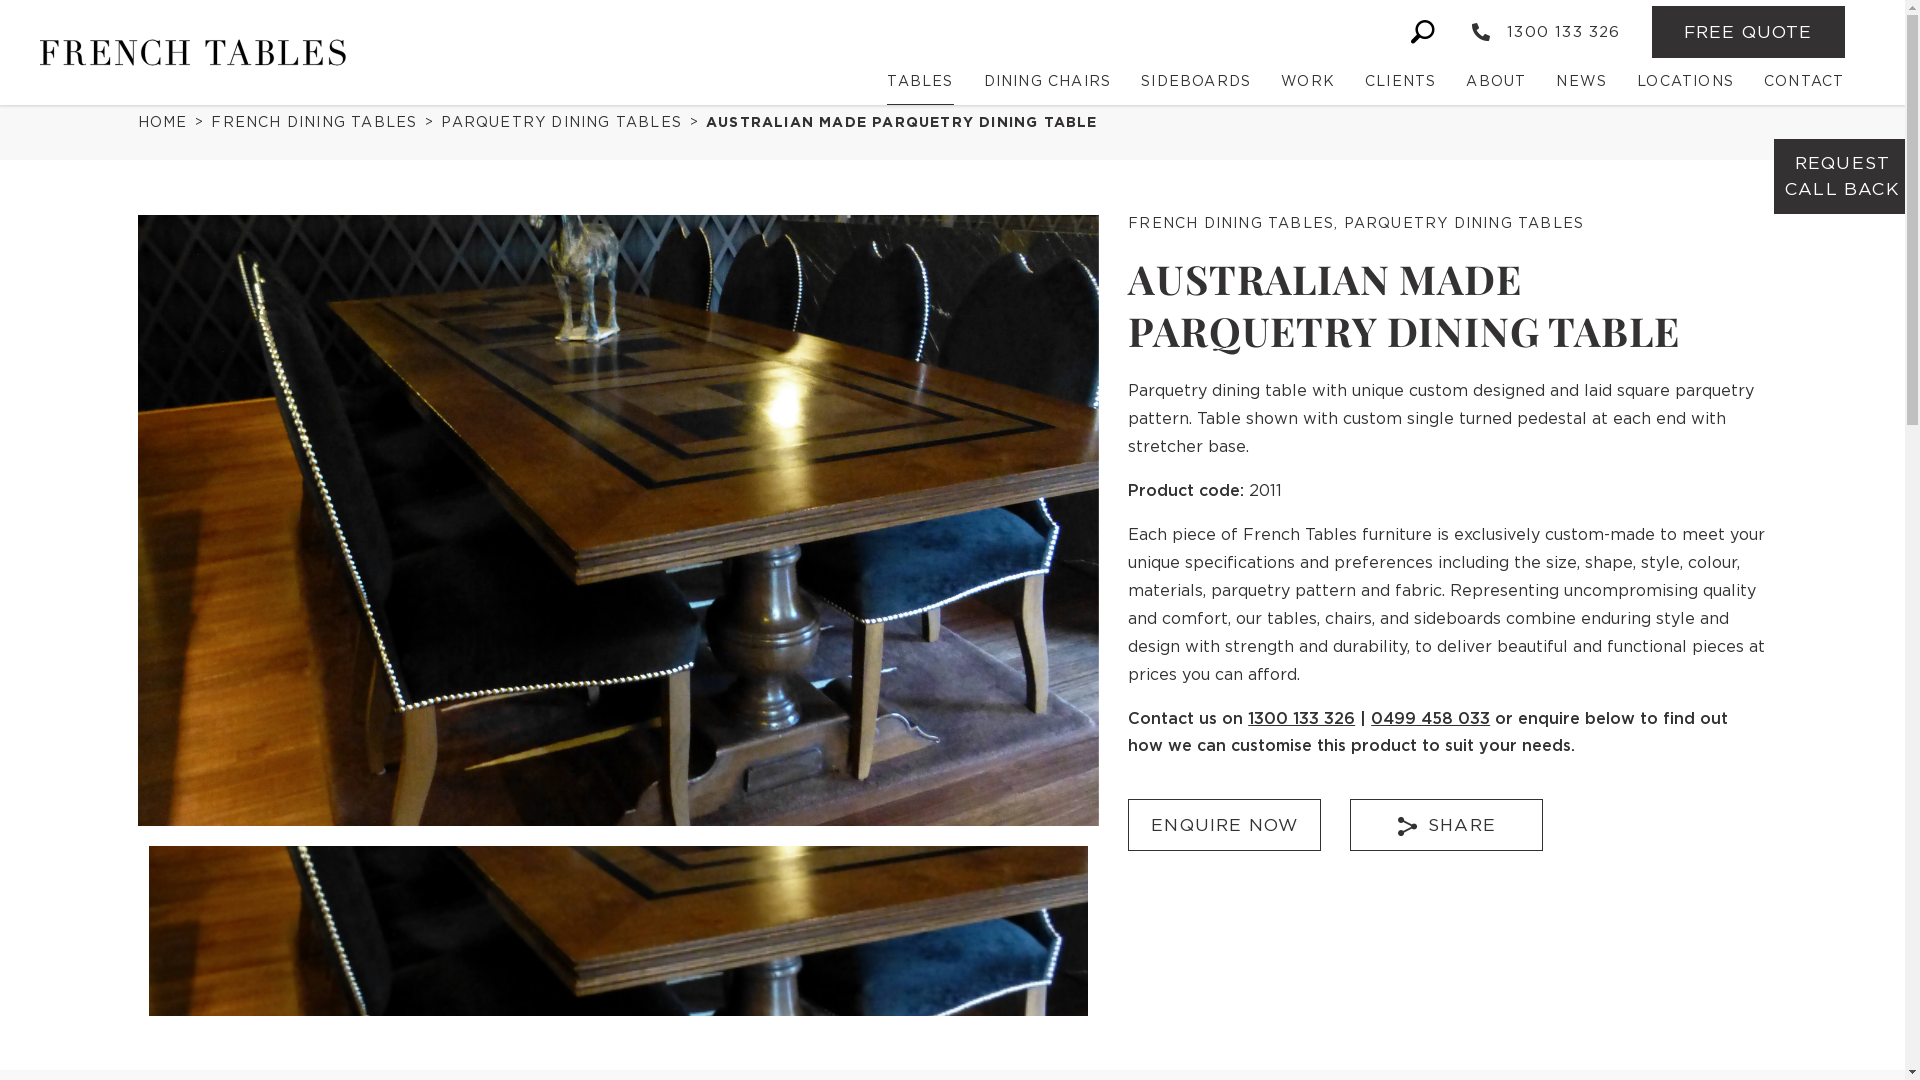 The image size is (1920, 1080). I want to click on 'HOME', so click(168, 122).